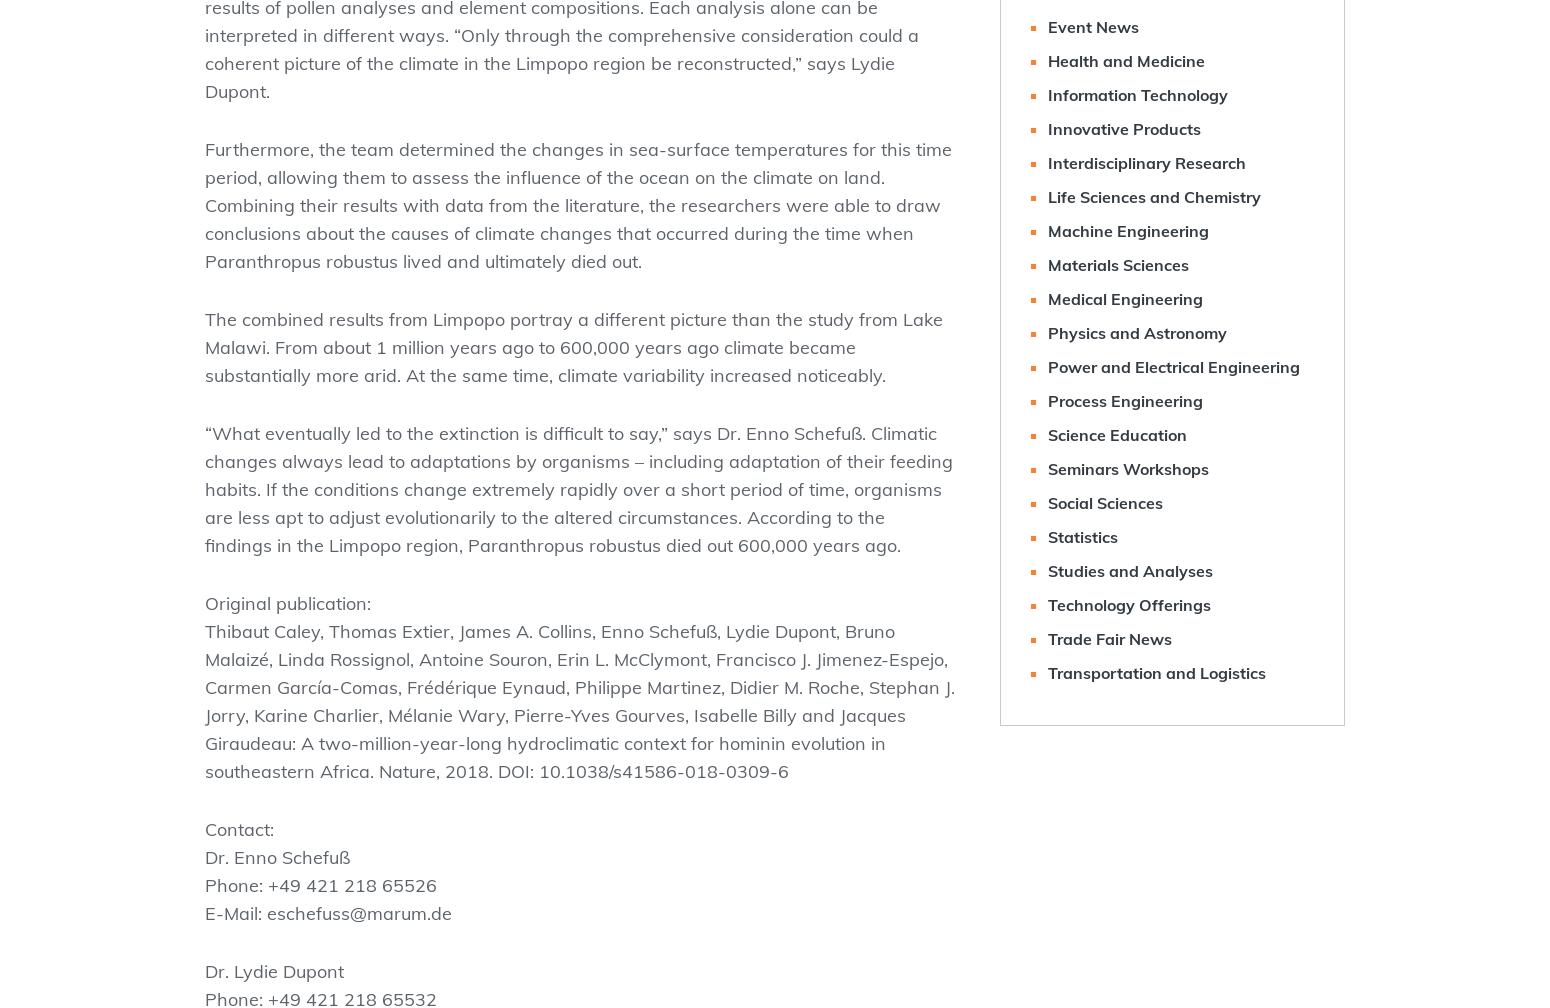 This screenshot has width=1550, height=1008. What do you see at coordinates (1129, 571) in the screenshot?
I see `'Studies and Analyses'` at bounding box center [1129, 571].